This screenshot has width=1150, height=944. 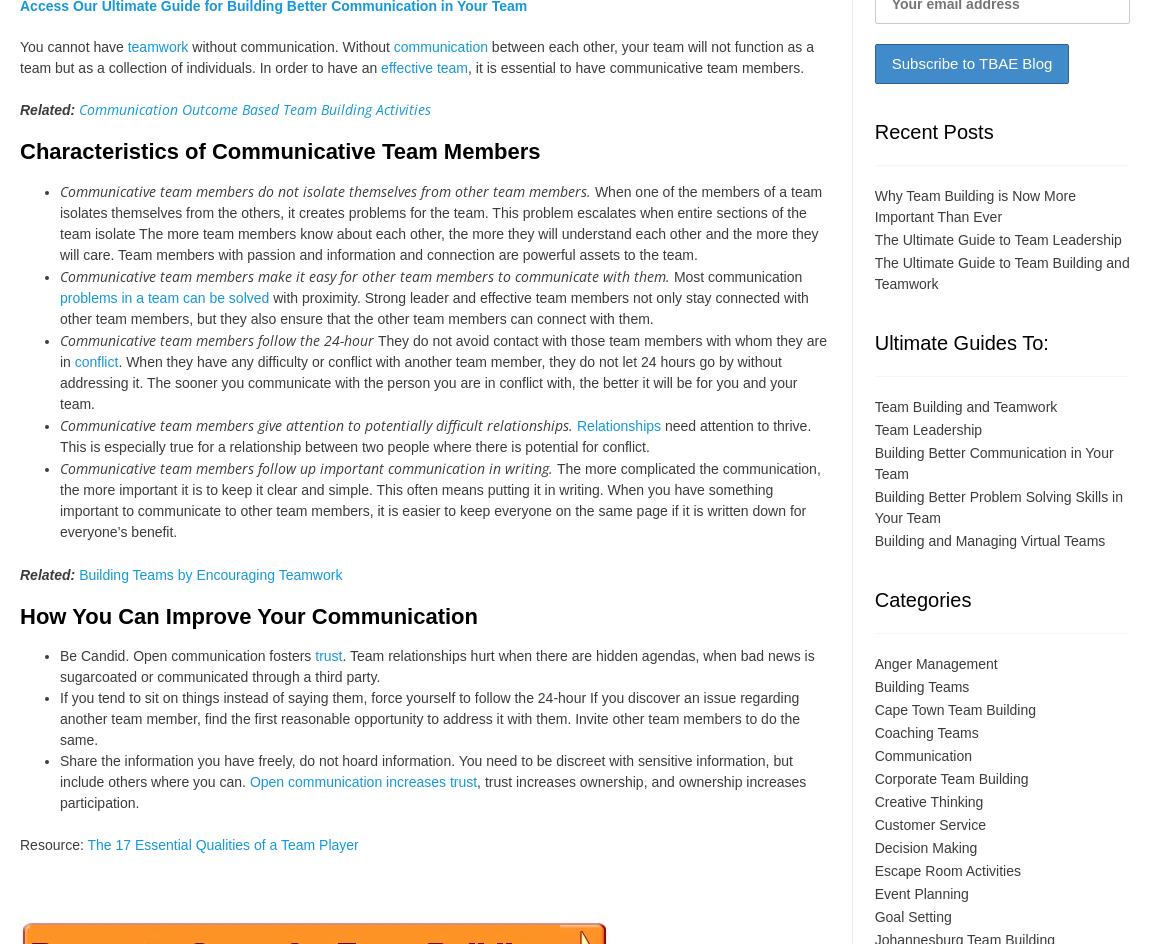 I want to click on 'Communicative team members make it easy for other team members to communicate with them.', so click(x=365, y=275).